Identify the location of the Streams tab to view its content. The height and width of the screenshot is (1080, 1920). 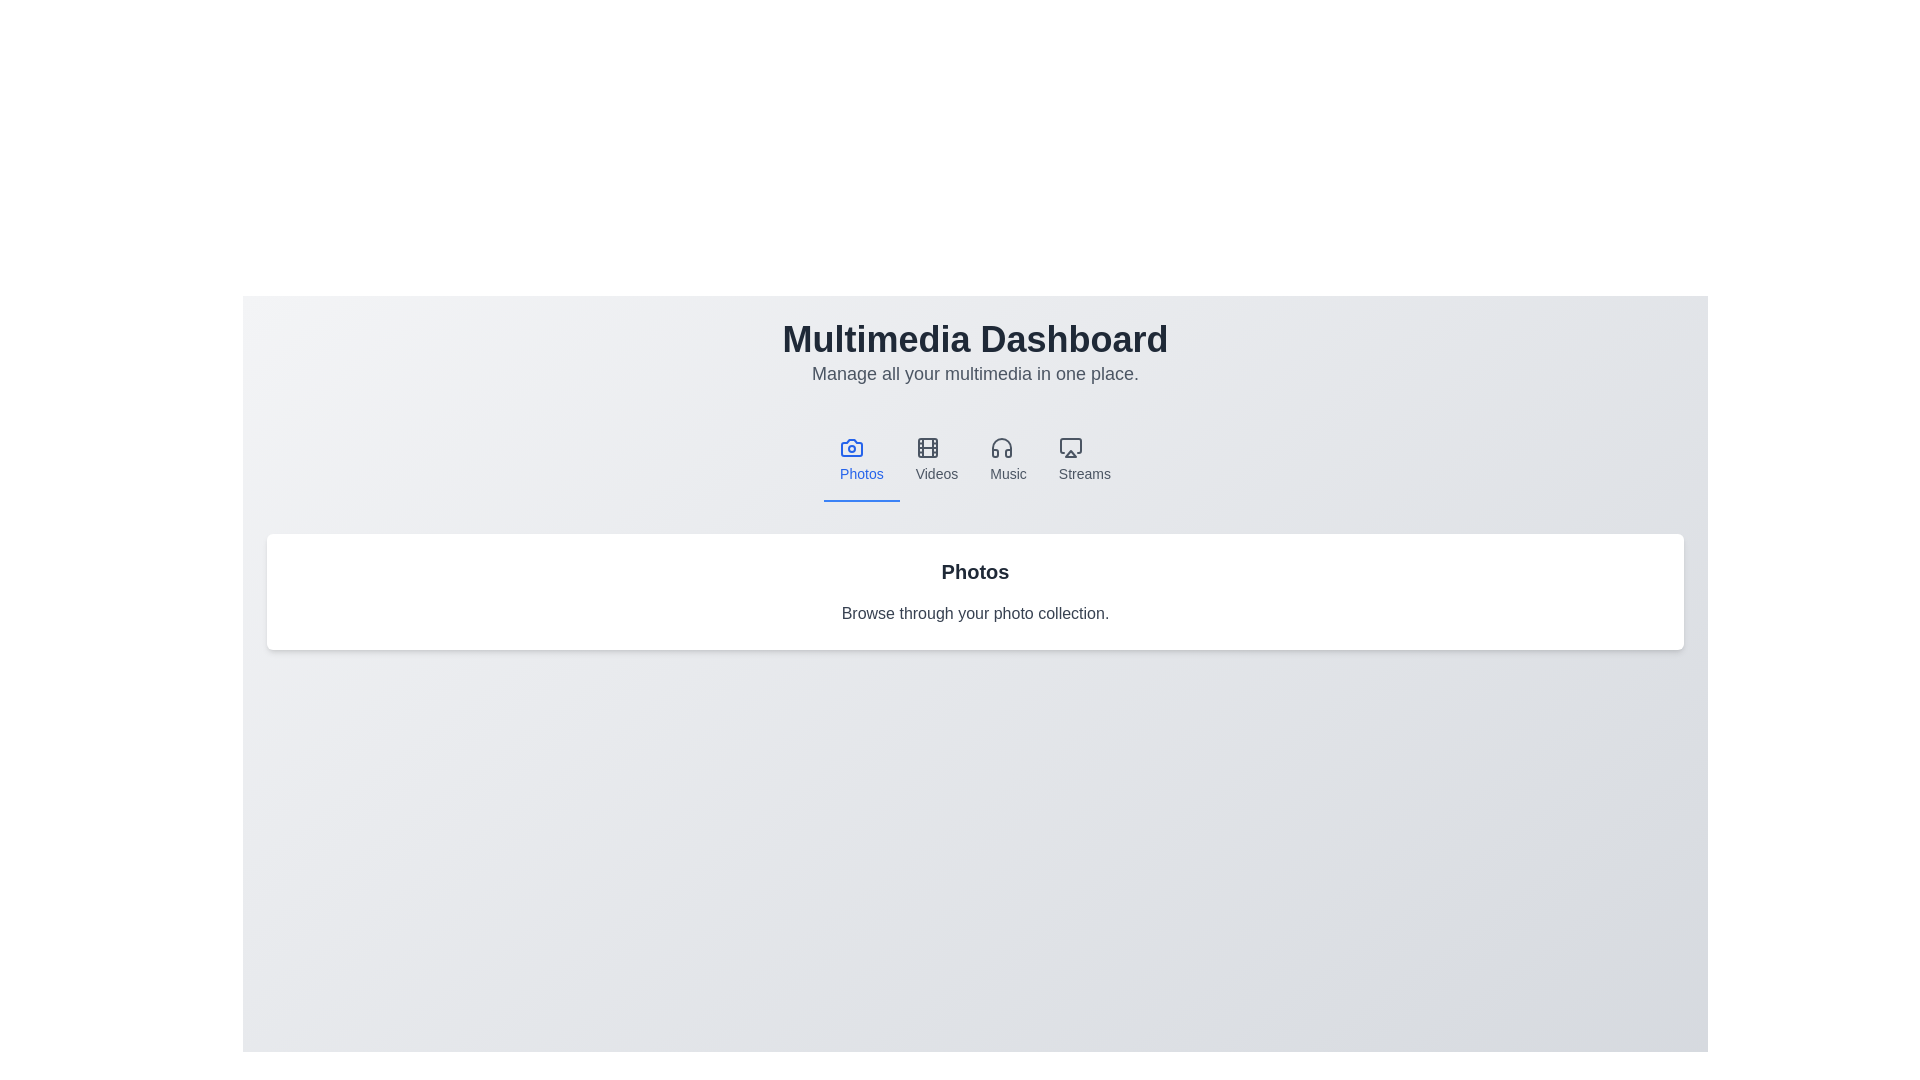
(1083, 461).